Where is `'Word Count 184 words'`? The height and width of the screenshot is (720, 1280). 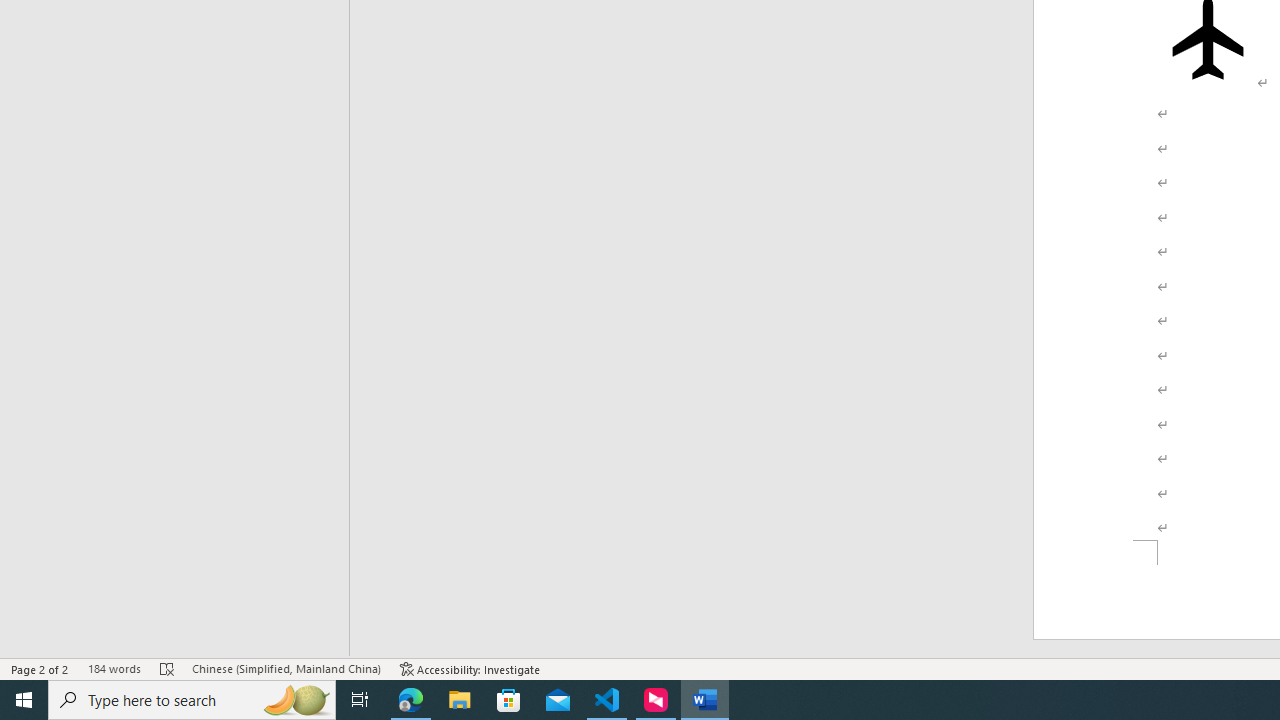
'Word Count 184 words' is located at coordinates (112, 669).